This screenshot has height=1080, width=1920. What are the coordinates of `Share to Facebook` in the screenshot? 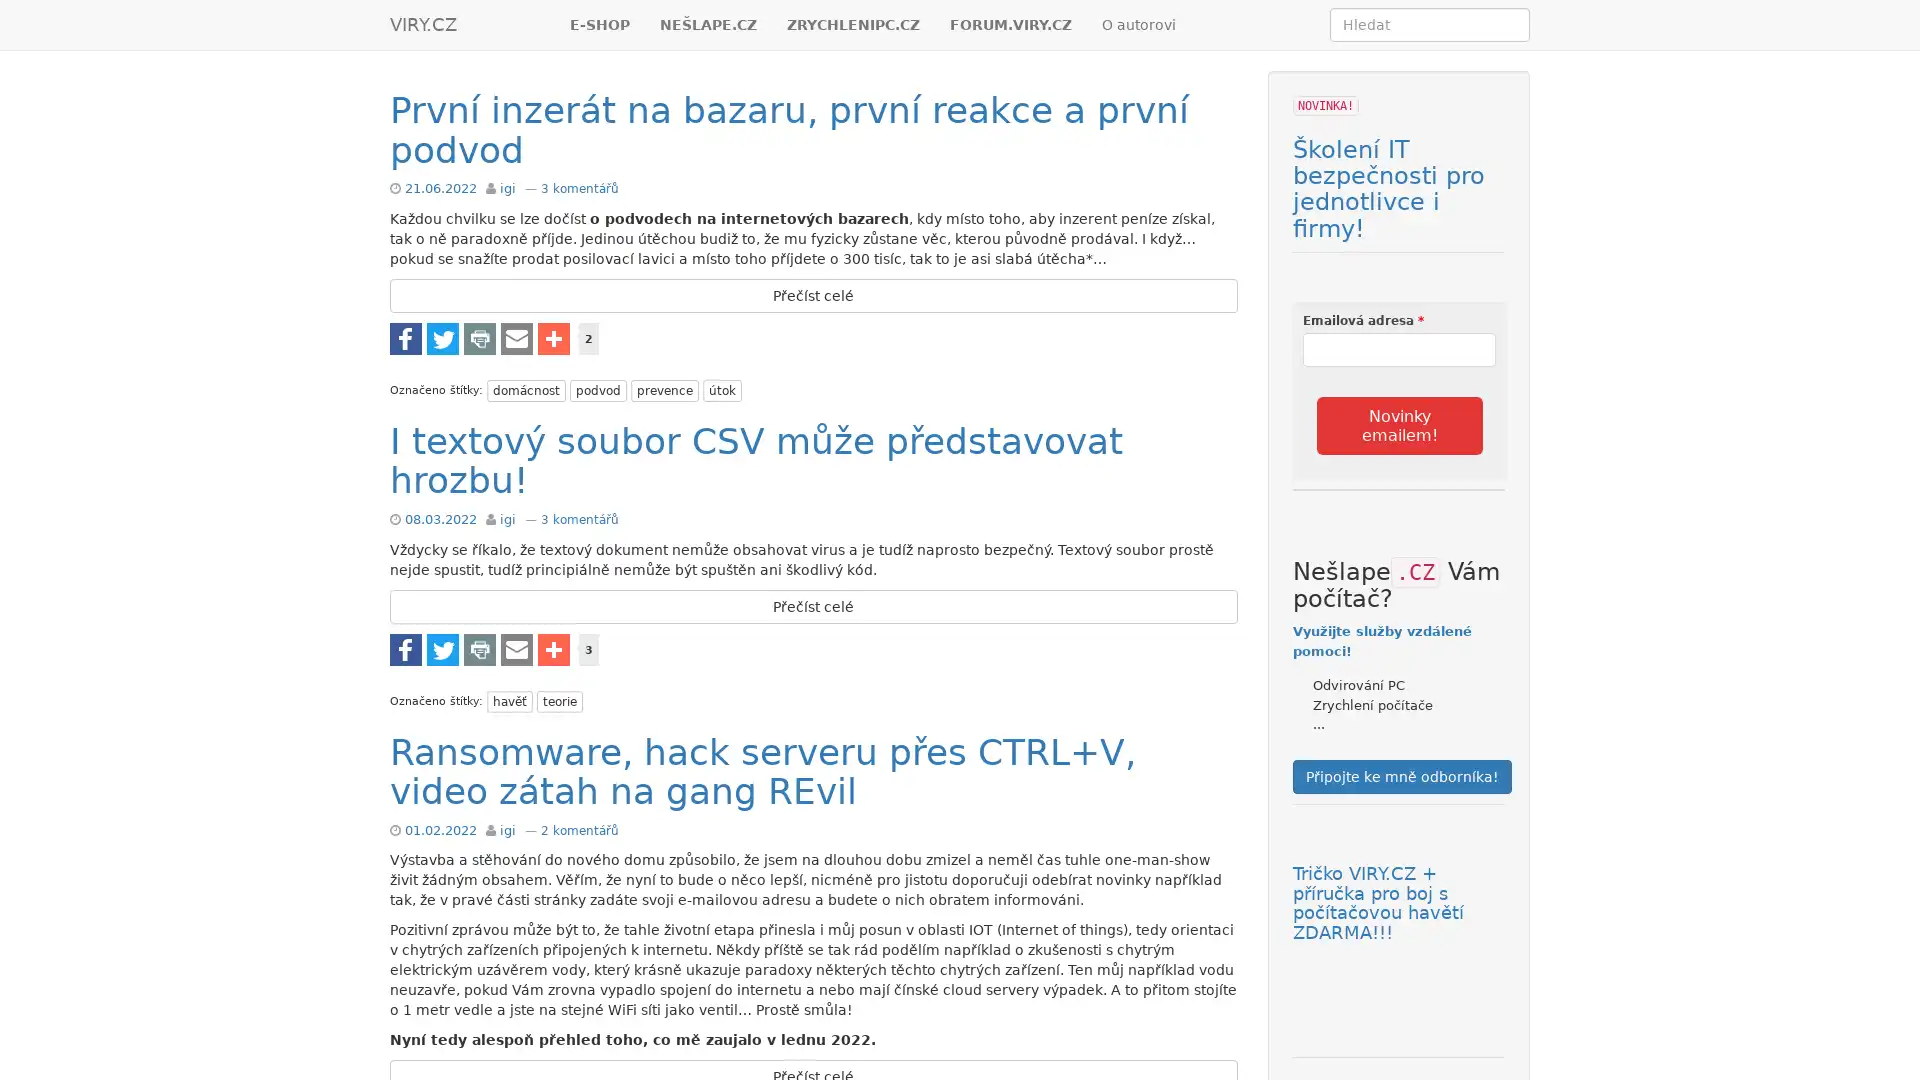 It's located at (405, 648).